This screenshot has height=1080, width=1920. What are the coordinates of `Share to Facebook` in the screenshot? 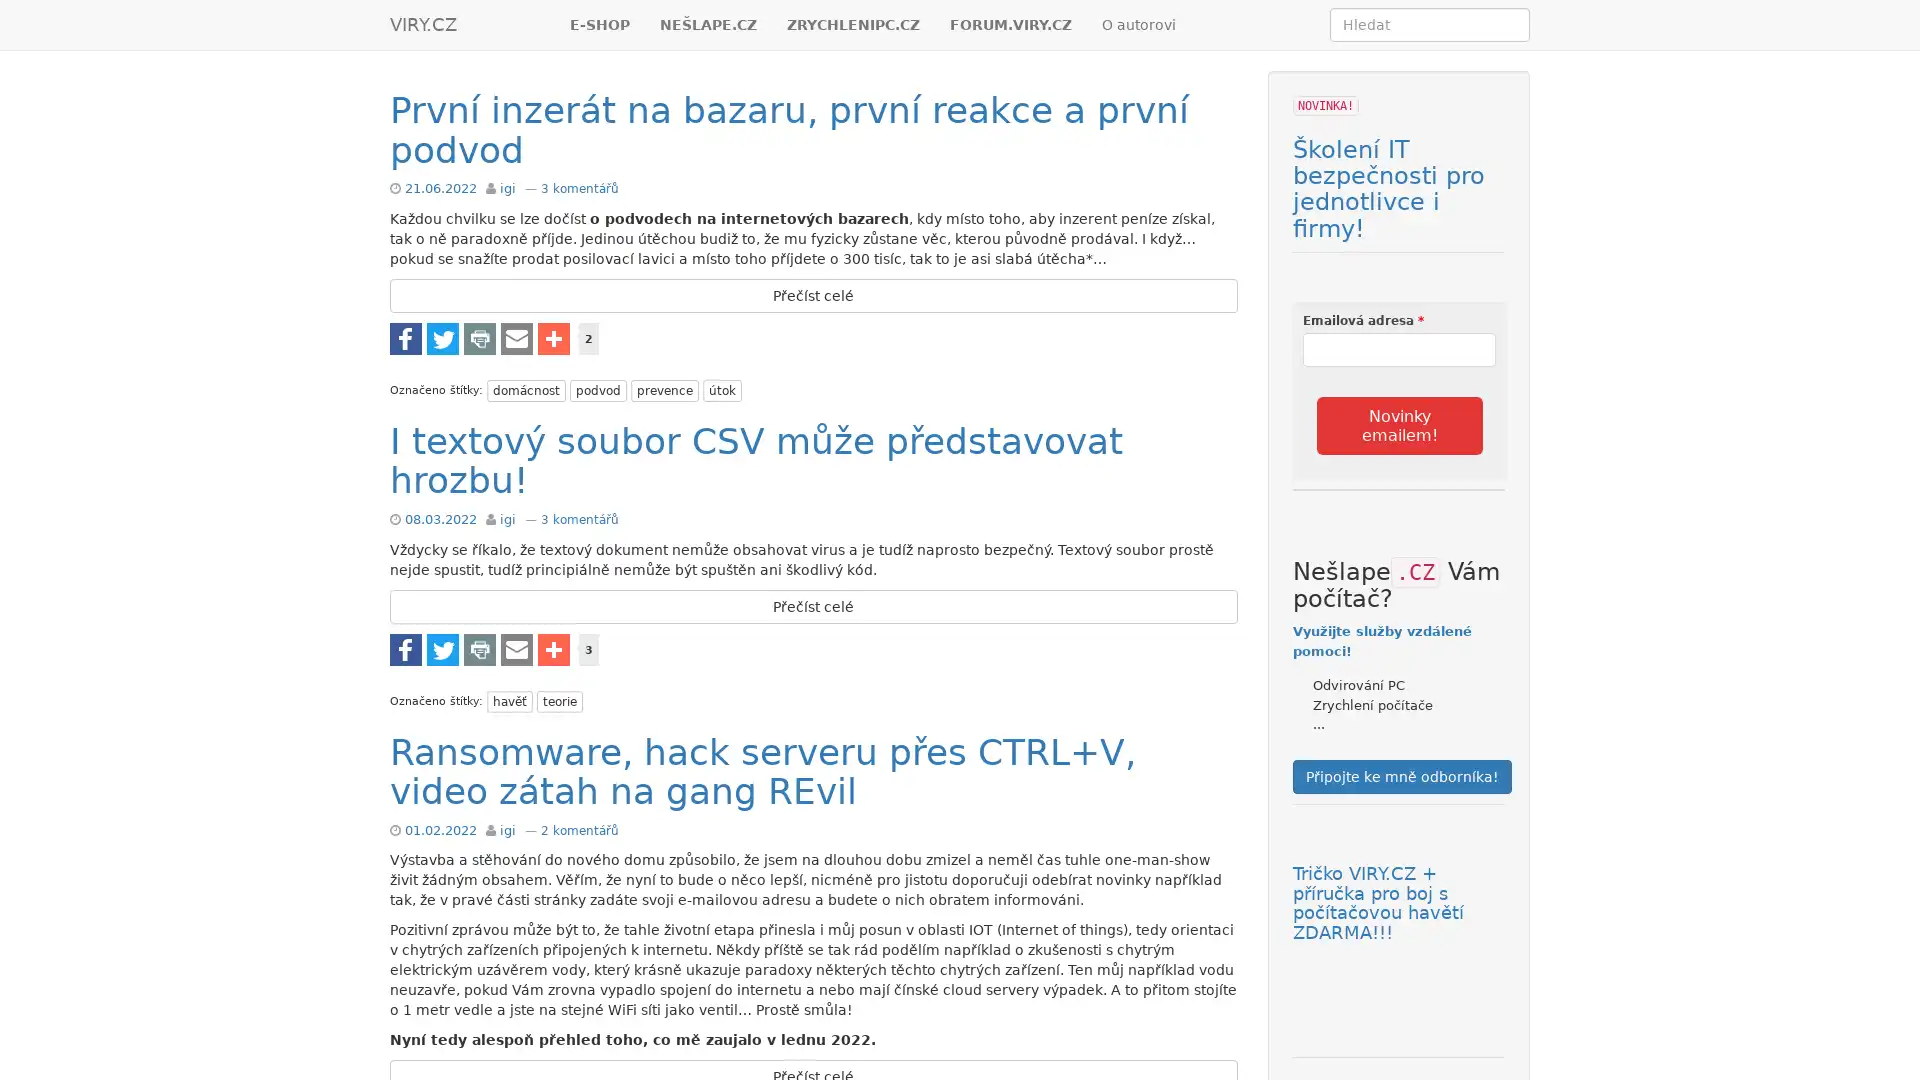 It's located at (405, 648).